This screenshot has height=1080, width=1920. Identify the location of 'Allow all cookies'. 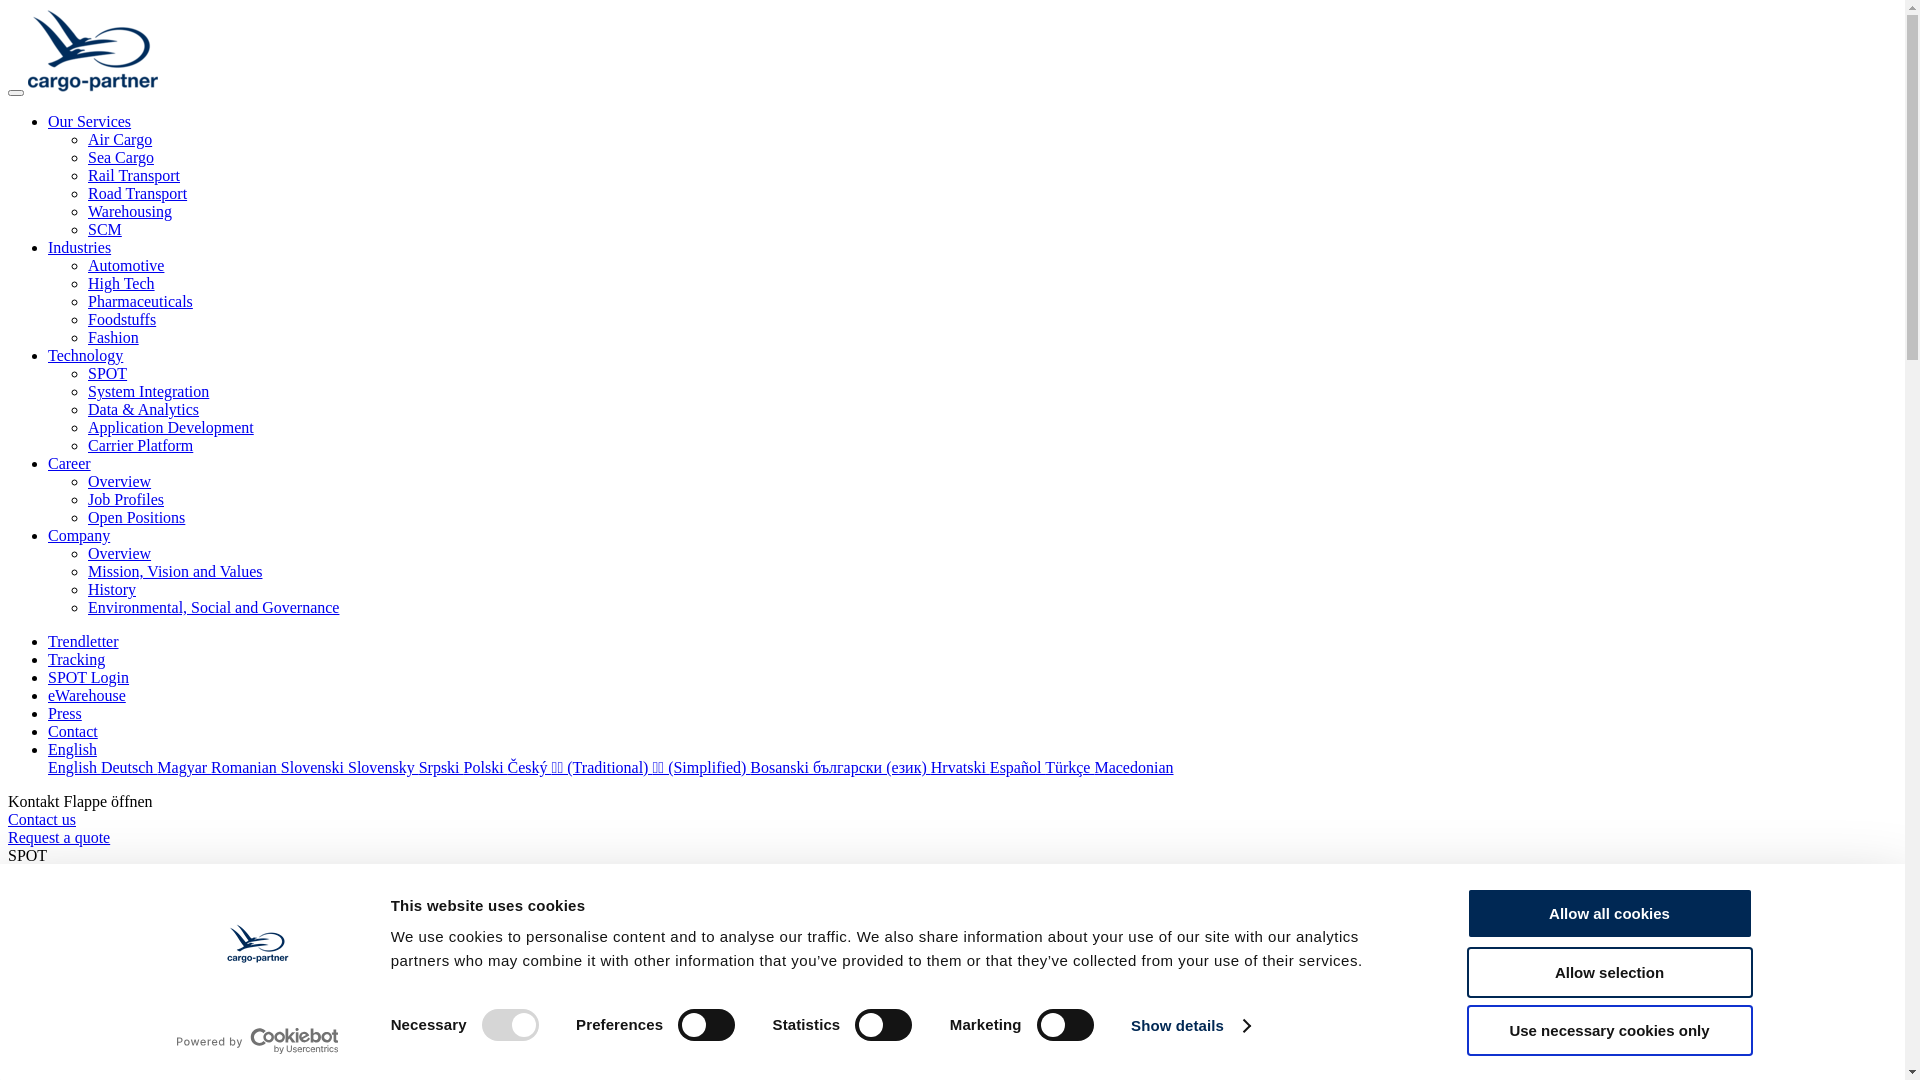
(1608, 913).